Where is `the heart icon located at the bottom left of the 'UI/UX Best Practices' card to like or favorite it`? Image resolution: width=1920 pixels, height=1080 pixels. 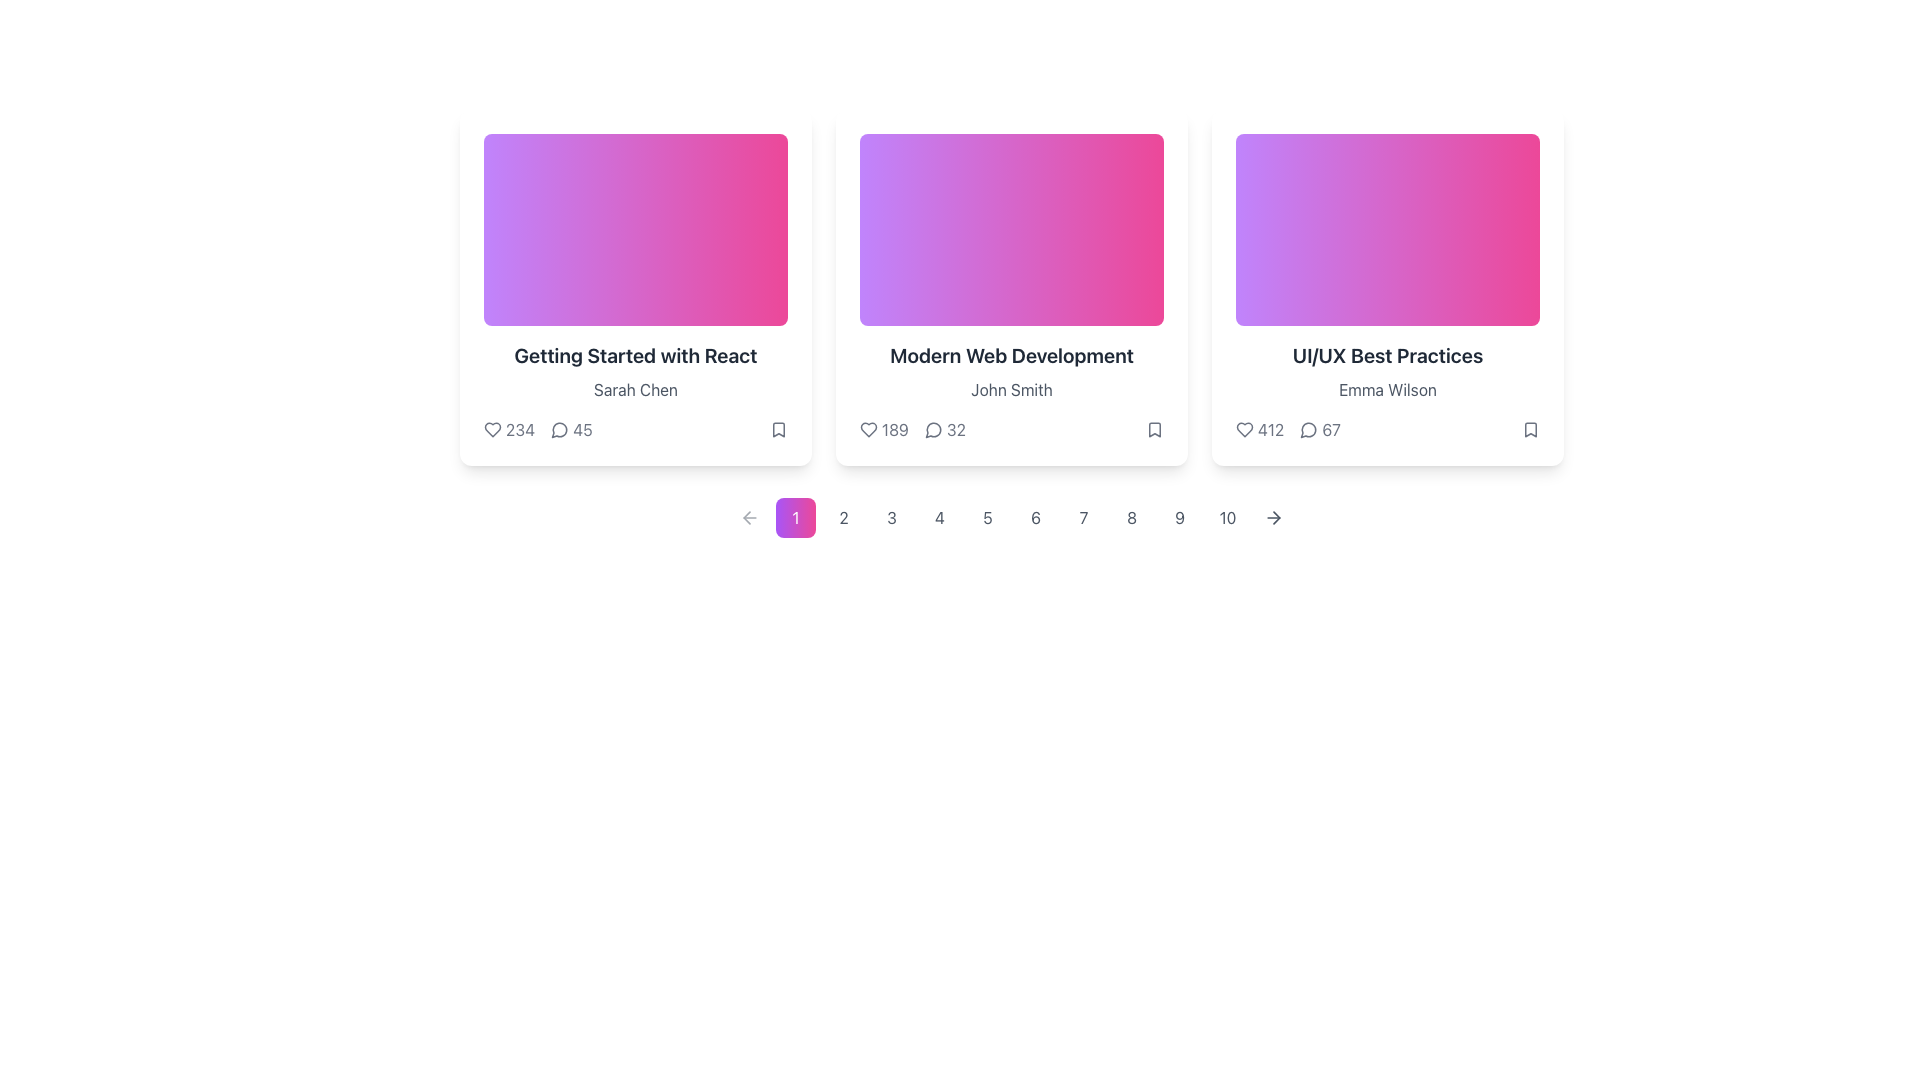 the heart icon located at the bottom left of the 'UI/UX Best Practices' card to like or favorite it is located at coordinates (1243, 428).